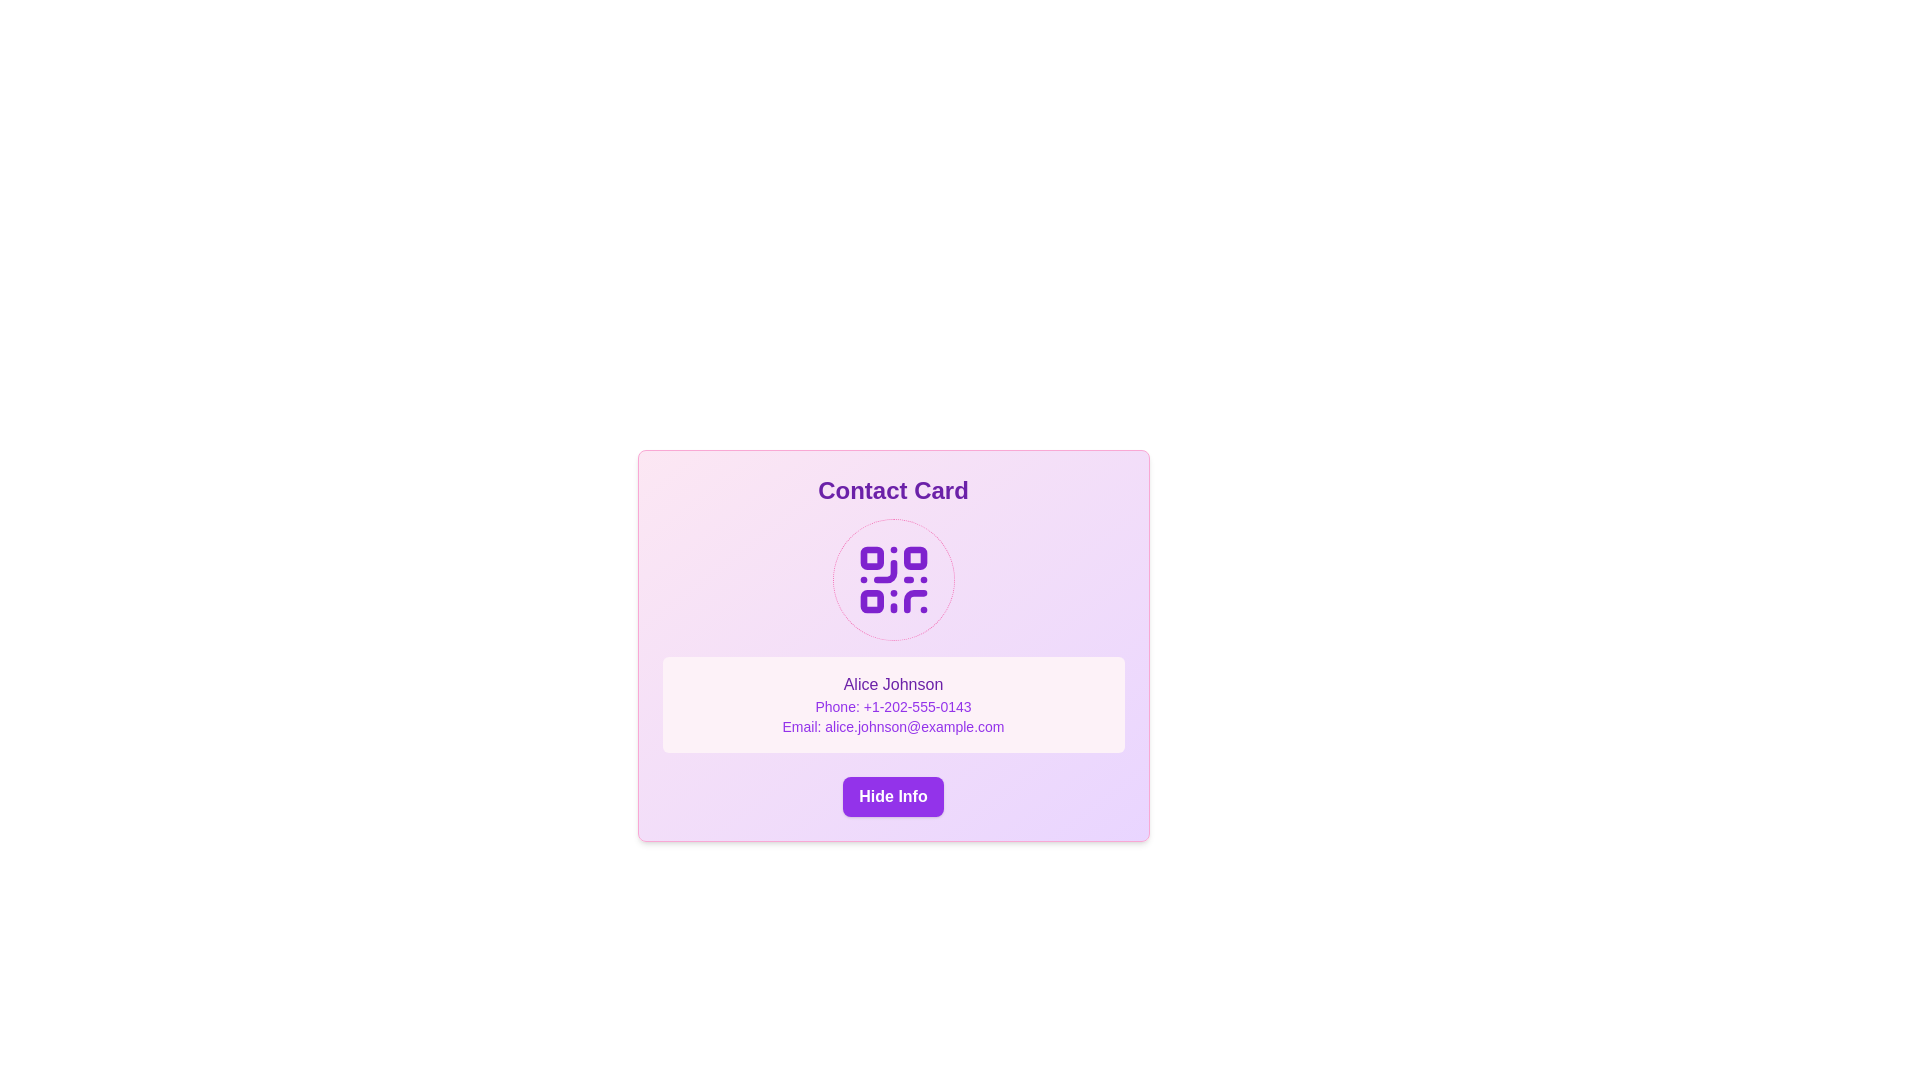  Describe the element at coordinates (871, 558) in the screenshot. I see `the first square of the QR code graphic, which is a decorative component located at the top-left of the QR code` at that location.